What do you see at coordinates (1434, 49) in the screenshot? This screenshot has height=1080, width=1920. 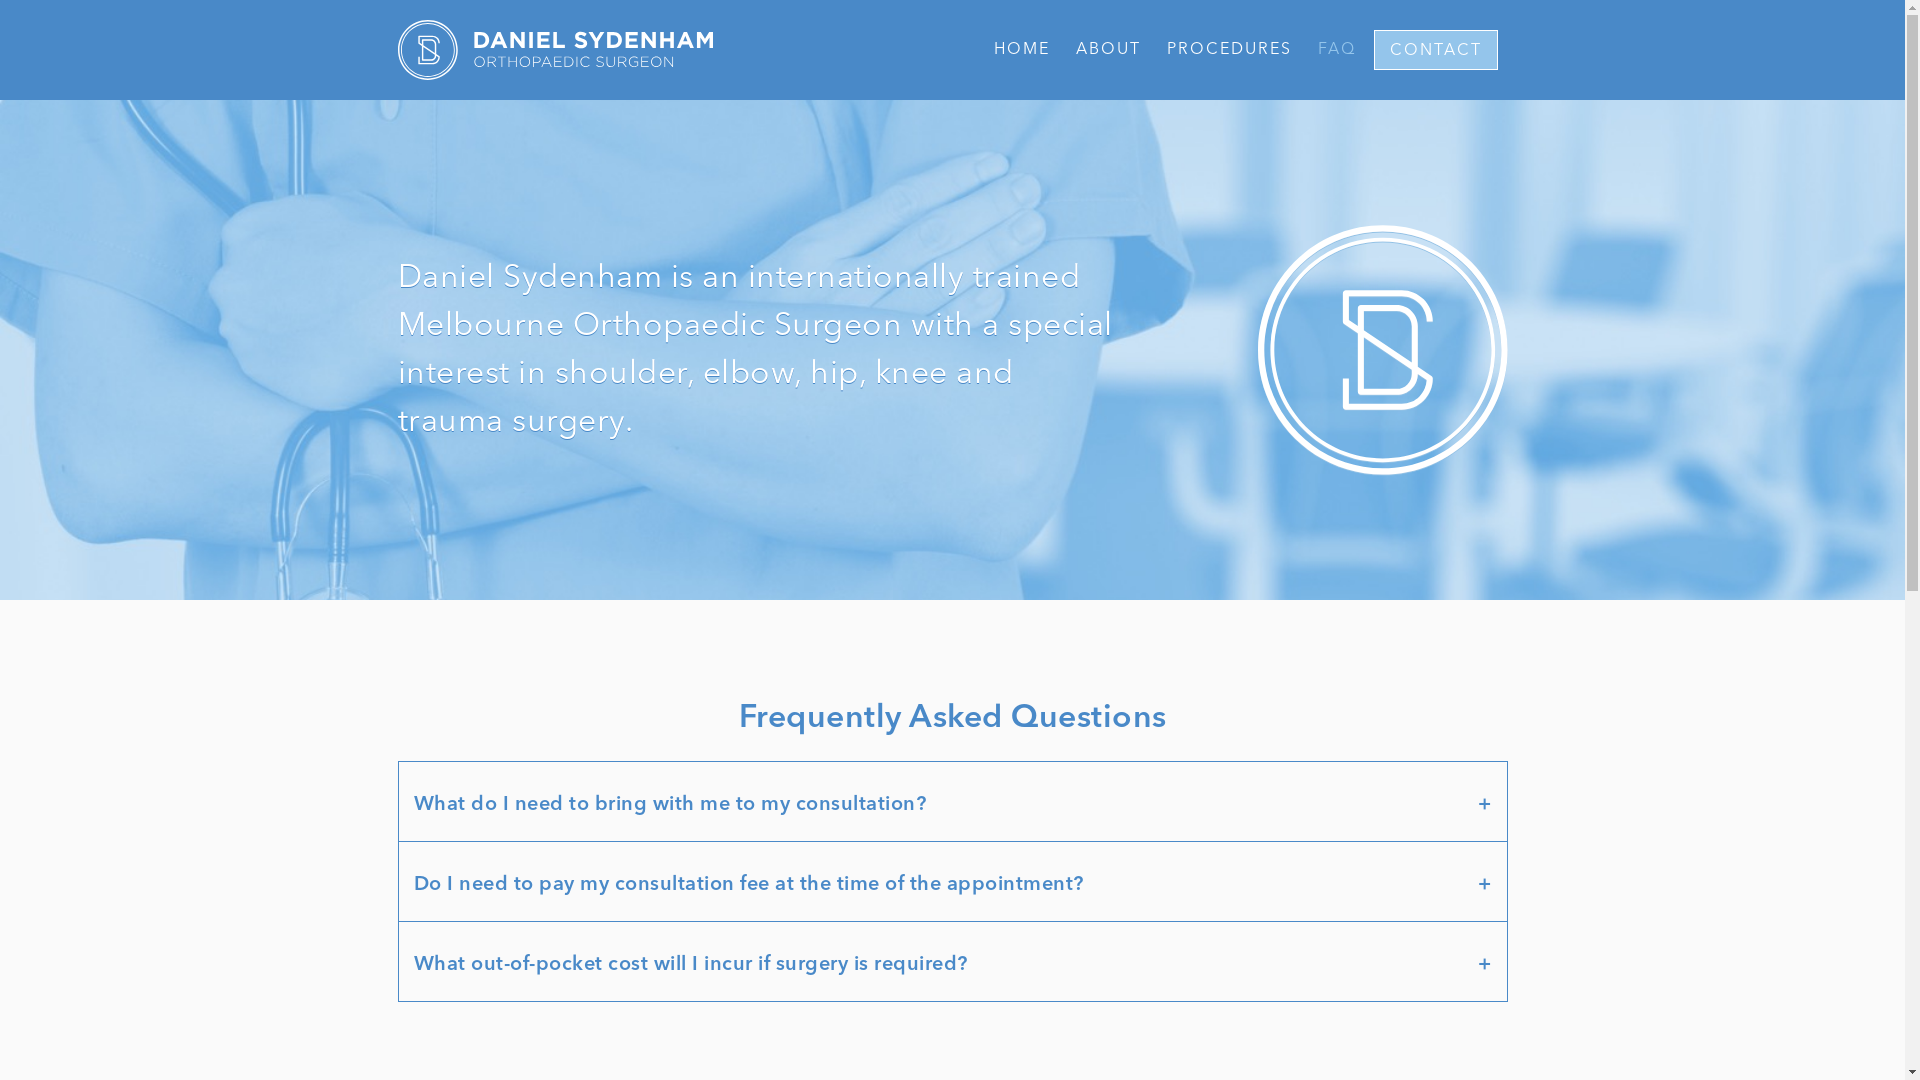 I see `'CONTACT'` at bounding box center [1434, 49].